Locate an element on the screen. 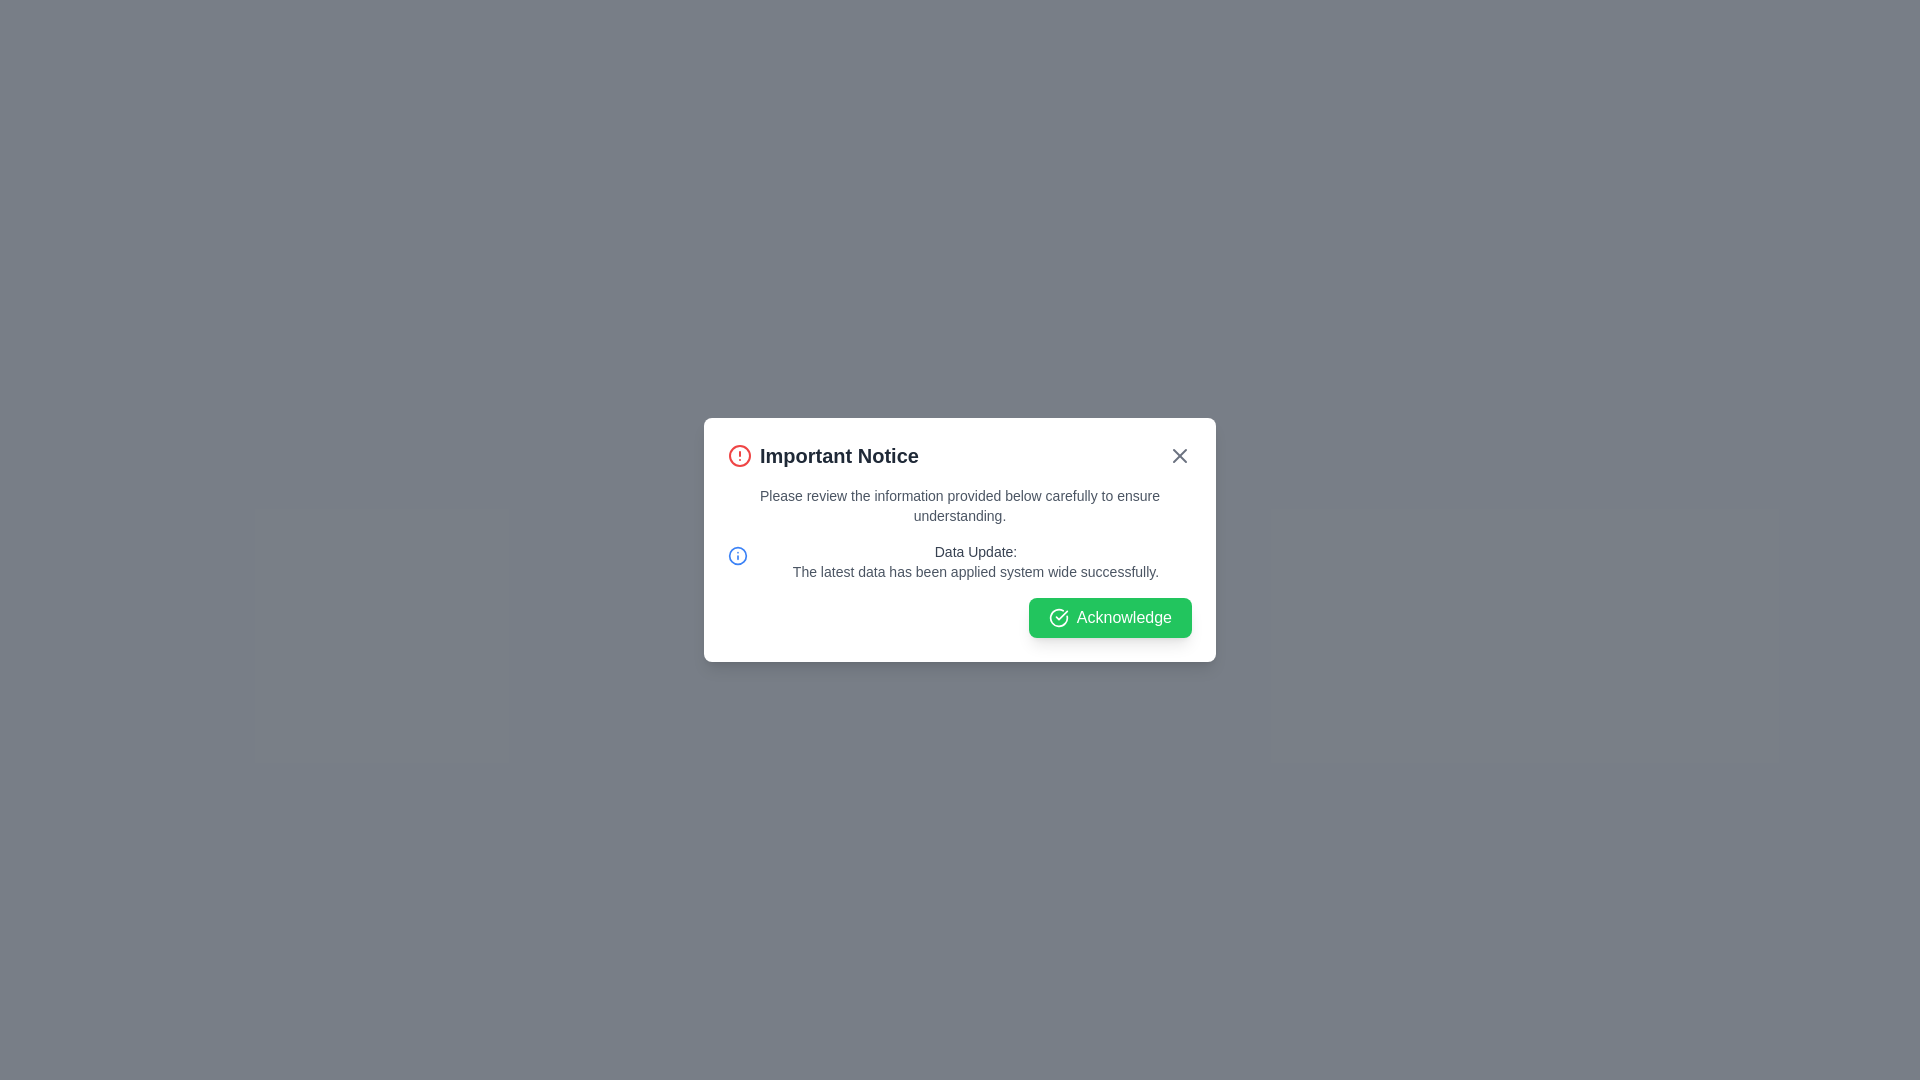  close button to dismiss the dialog is located at coordinates (1180, 455).